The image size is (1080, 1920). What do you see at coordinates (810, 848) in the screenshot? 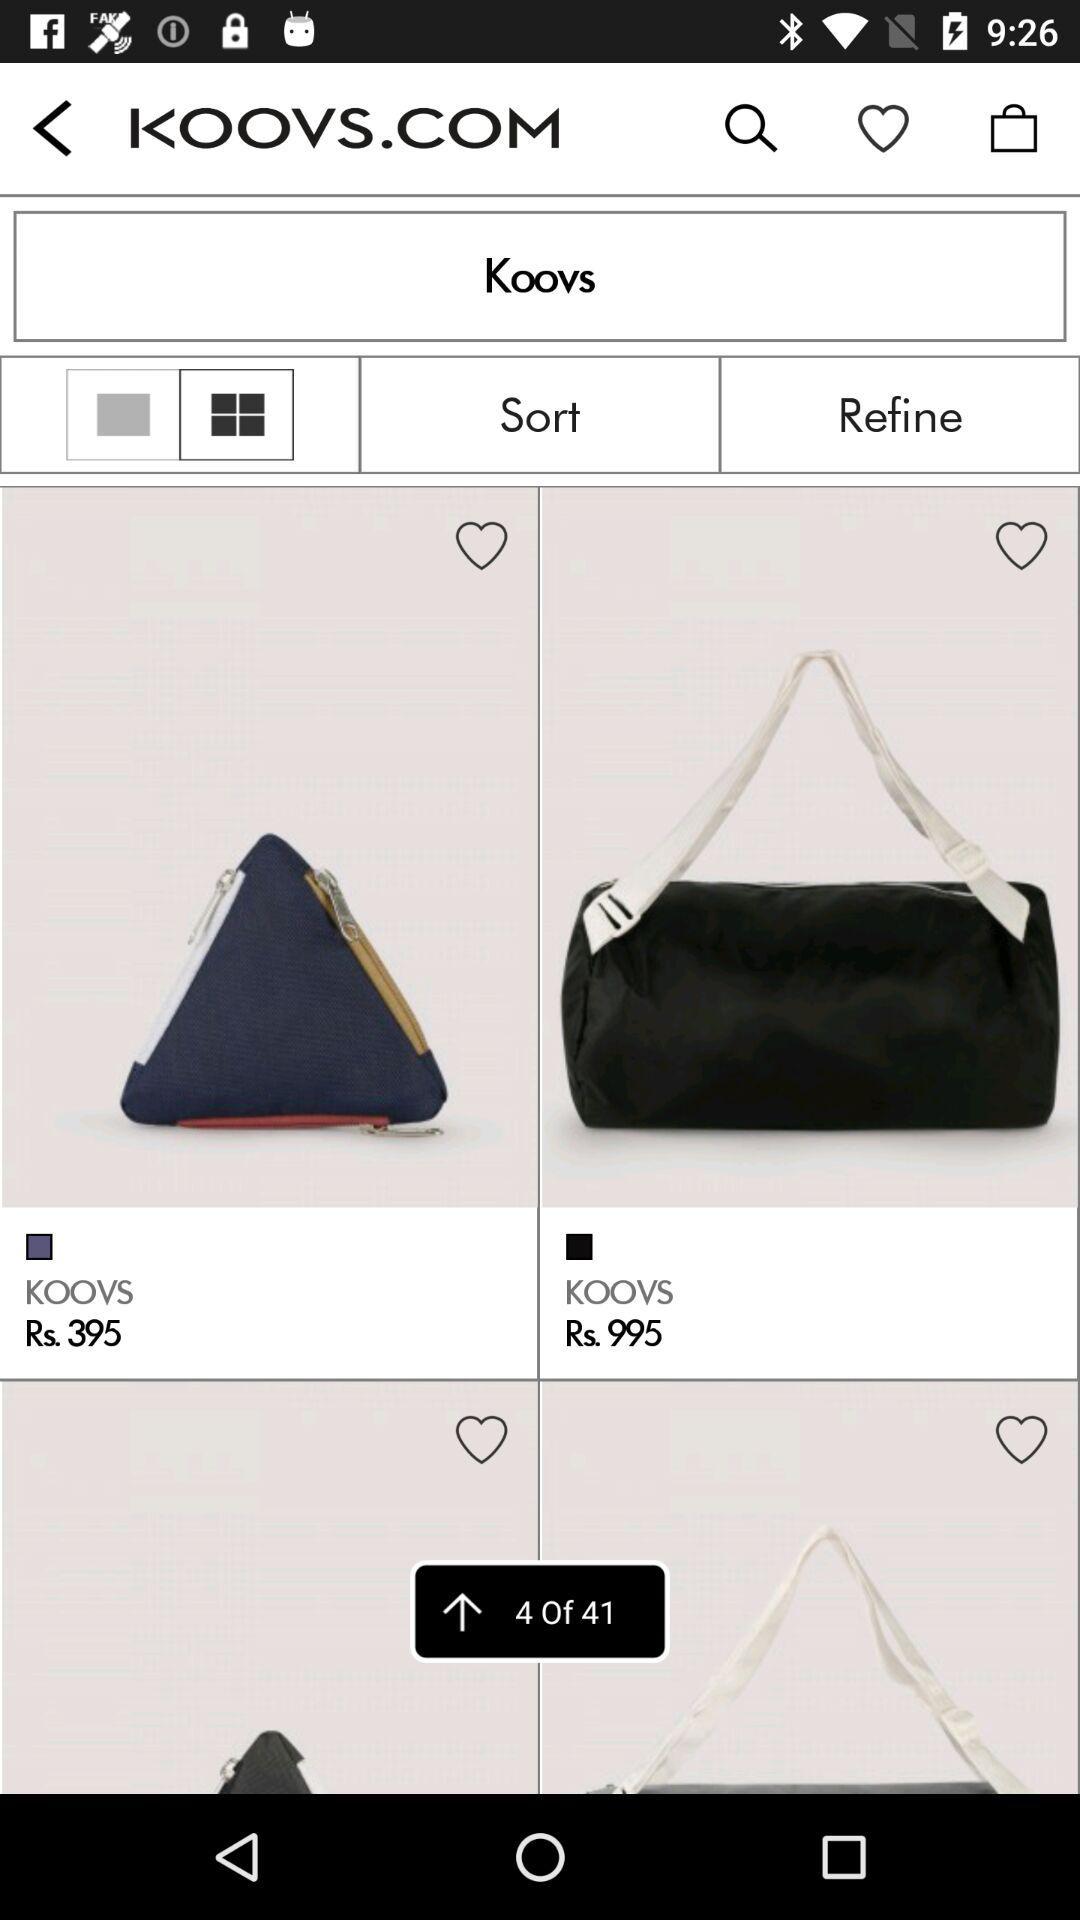
I see `the second image` at bounding box center [810, 848].